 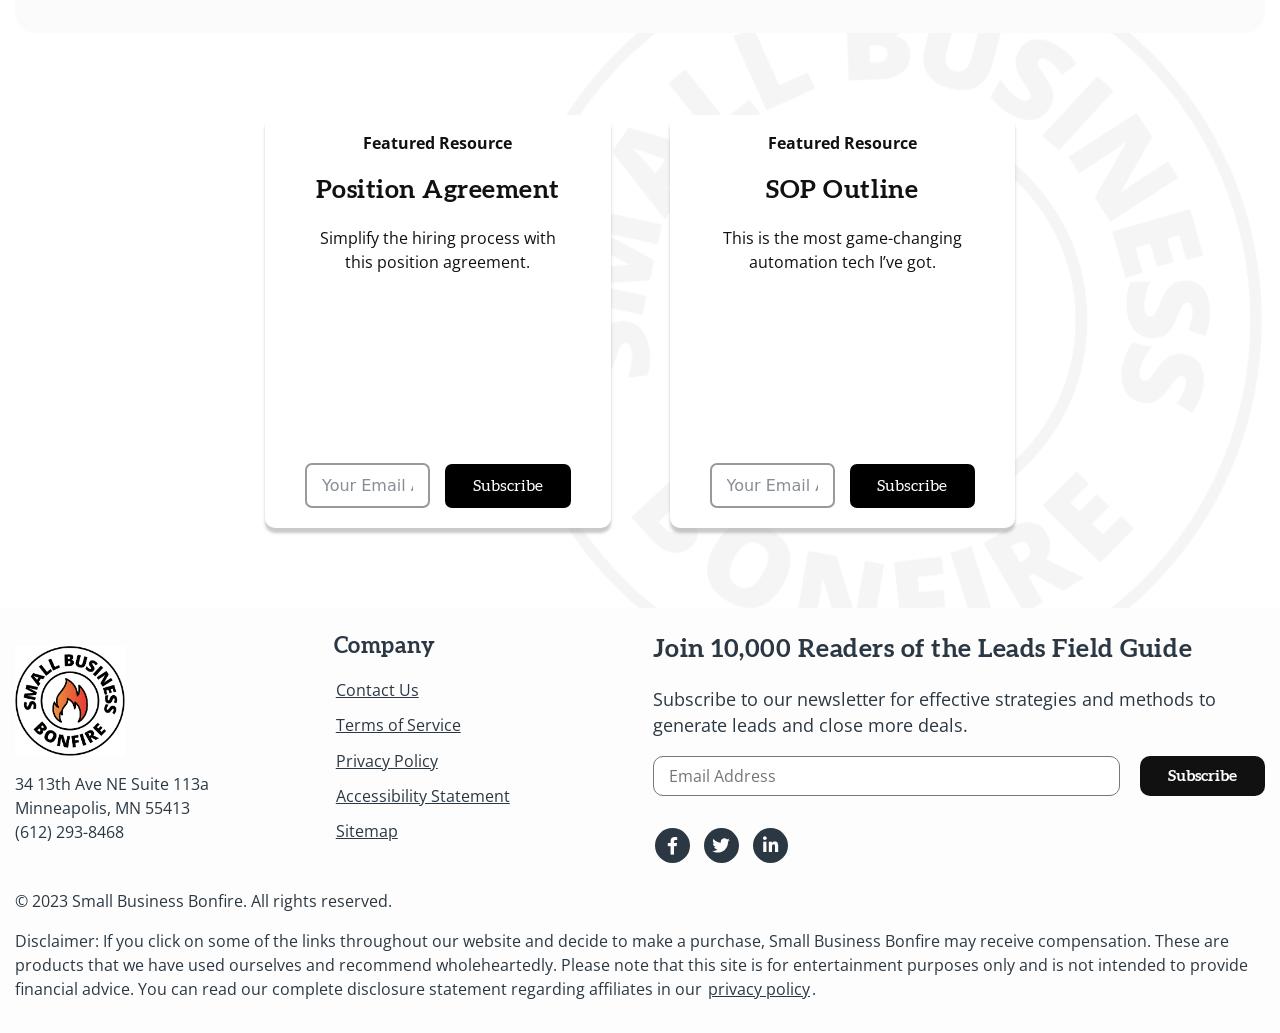 I want to click on 'Position Agreement', so click(x=435, y=188).